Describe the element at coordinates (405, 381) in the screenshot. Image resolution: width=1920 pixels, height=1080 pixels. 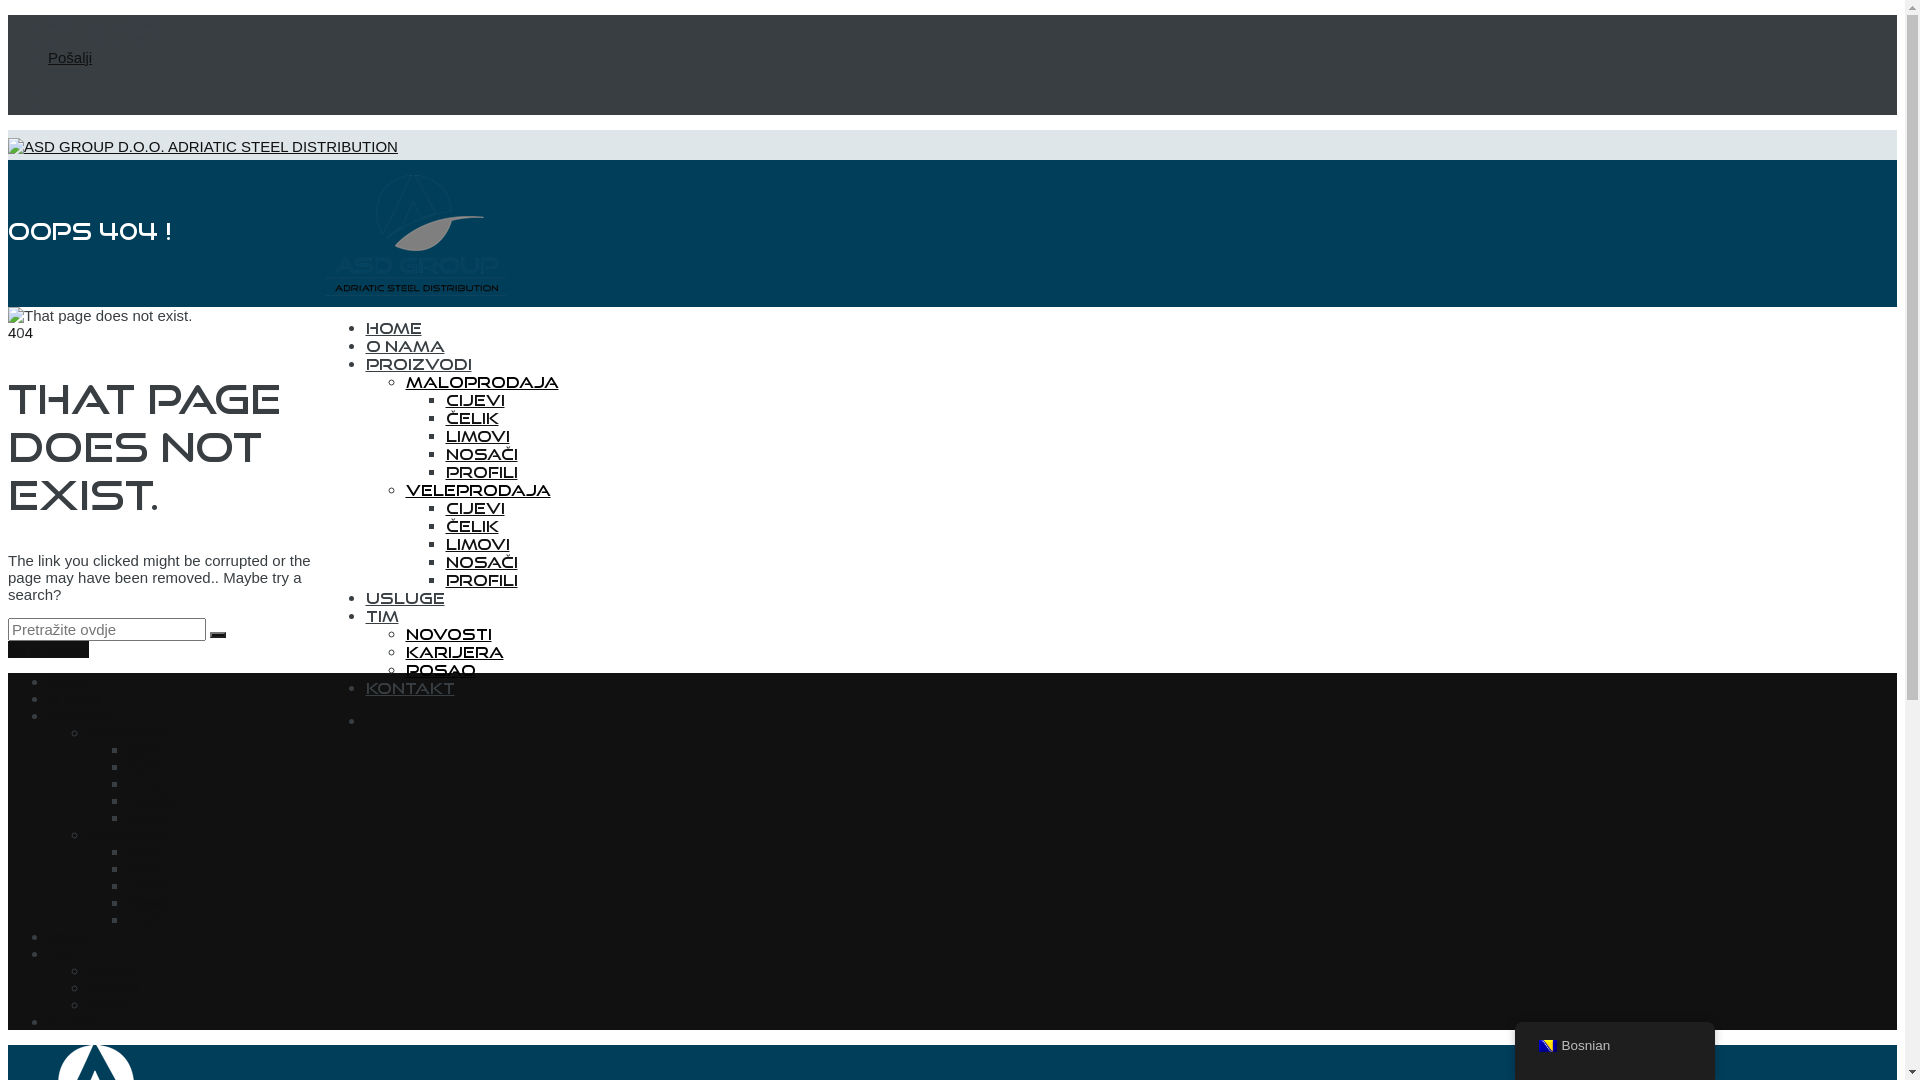
I see `'Maloprodaja'` at that location.